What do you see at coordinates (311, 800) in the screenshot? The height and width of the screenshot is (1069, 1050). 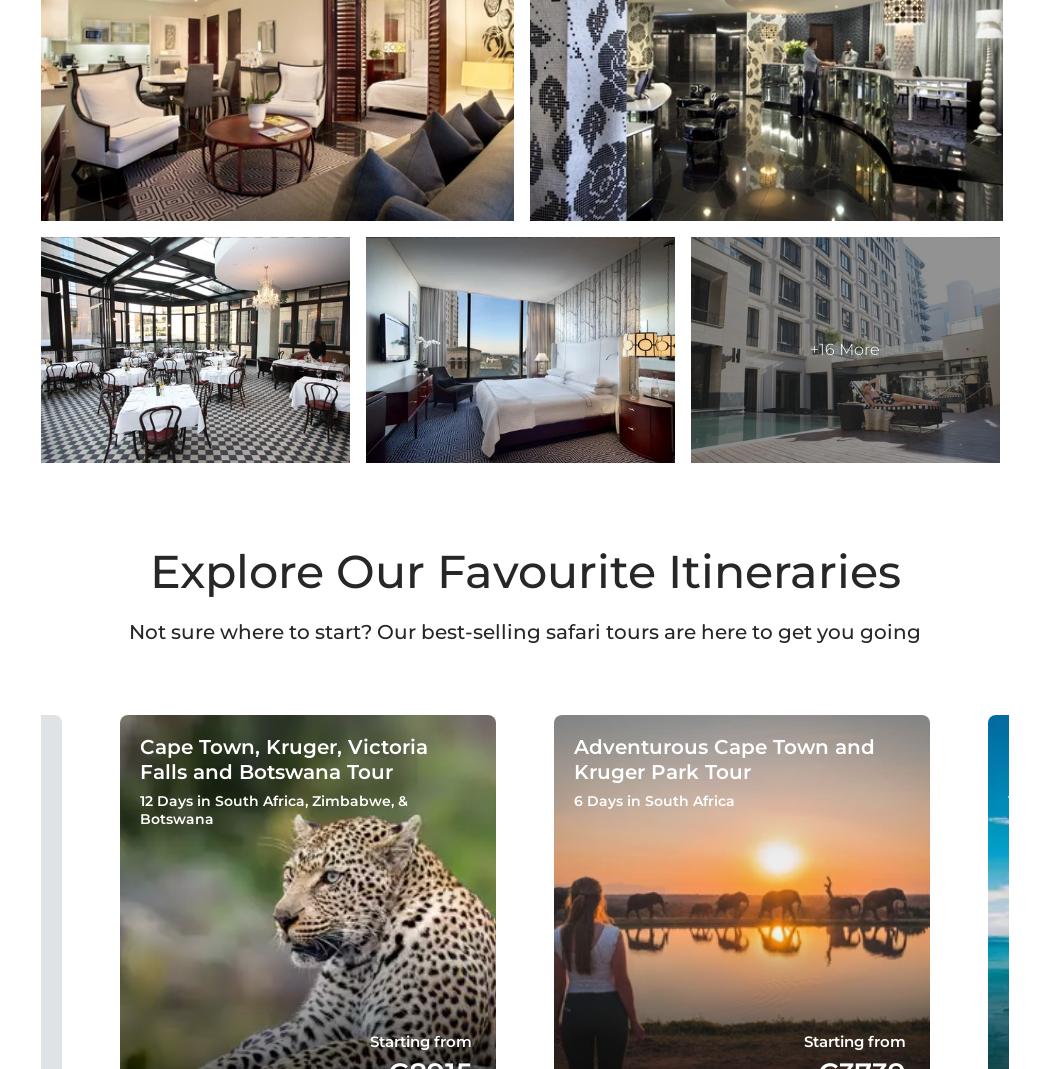 I see `'Zimbabwe'` at bounding box center [311, 800].